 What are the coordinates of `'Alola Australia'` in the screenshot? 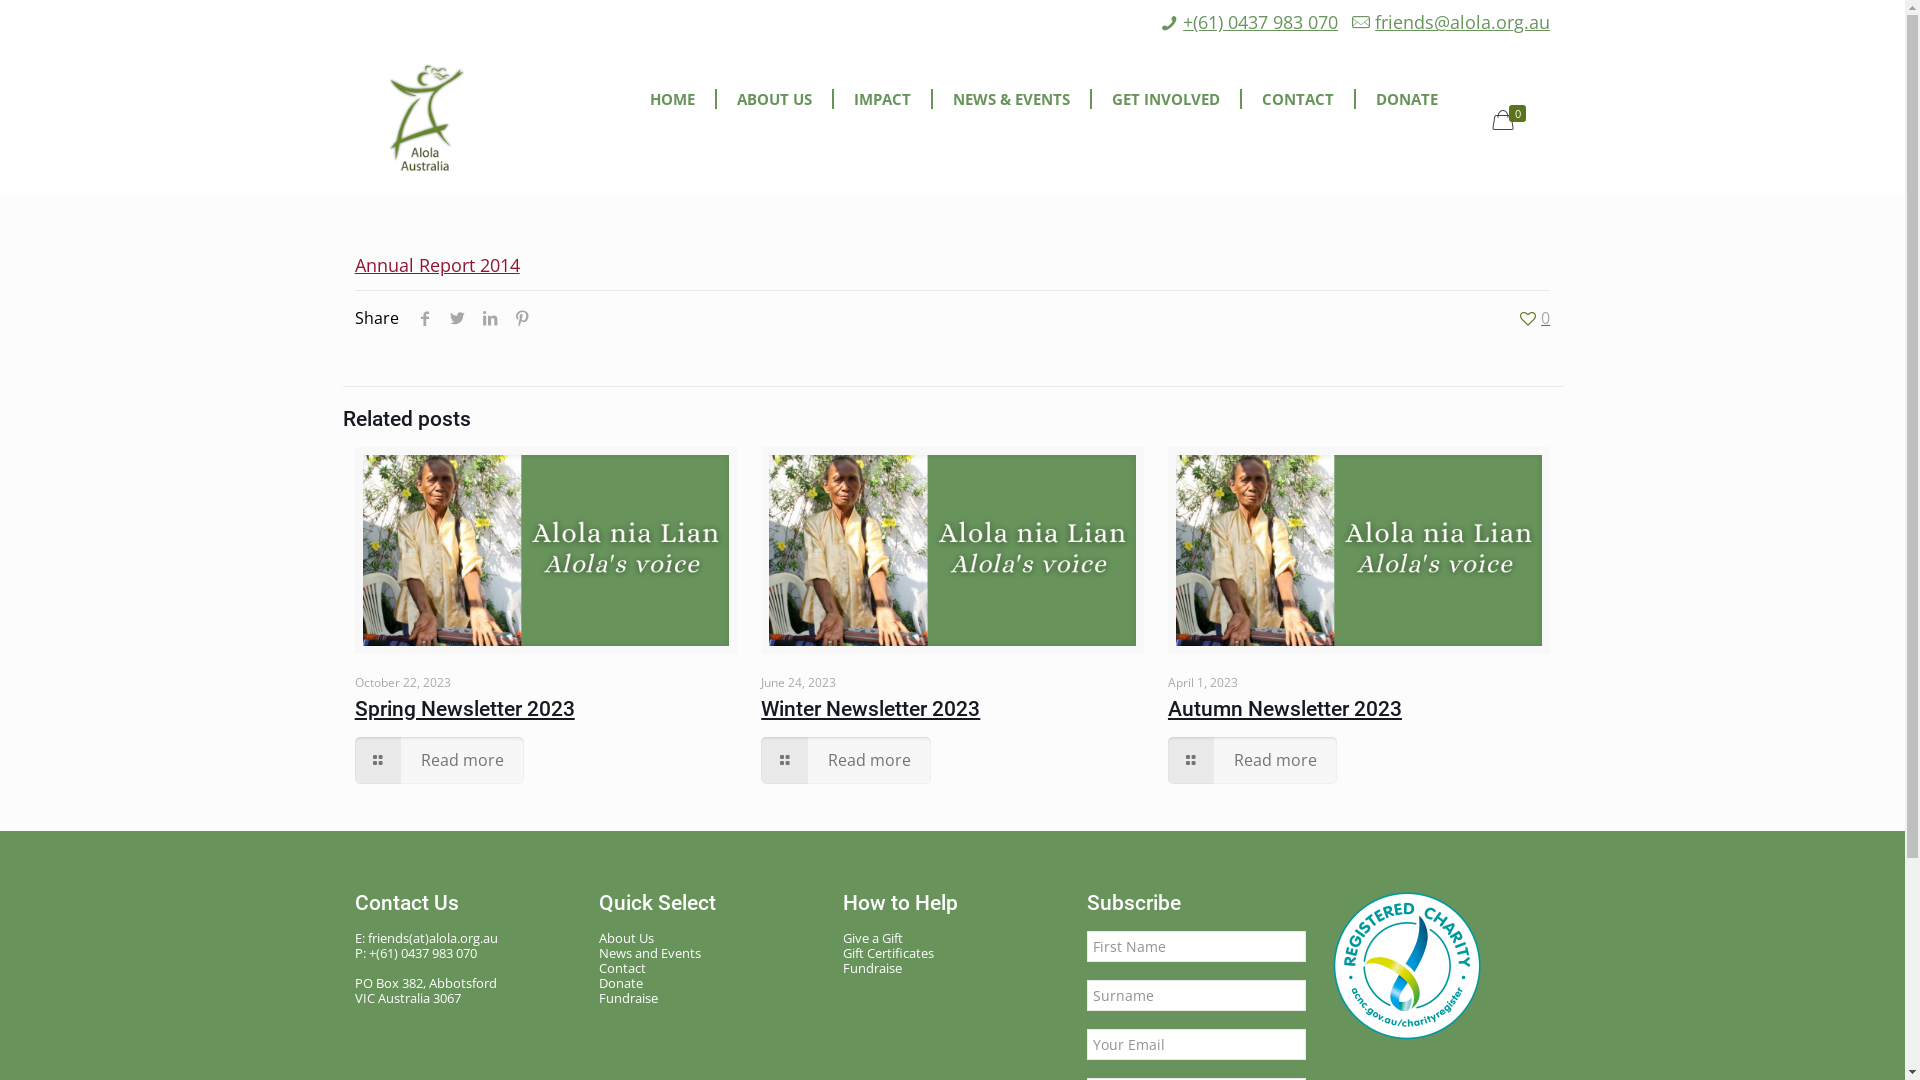 It's located at (426, 119).